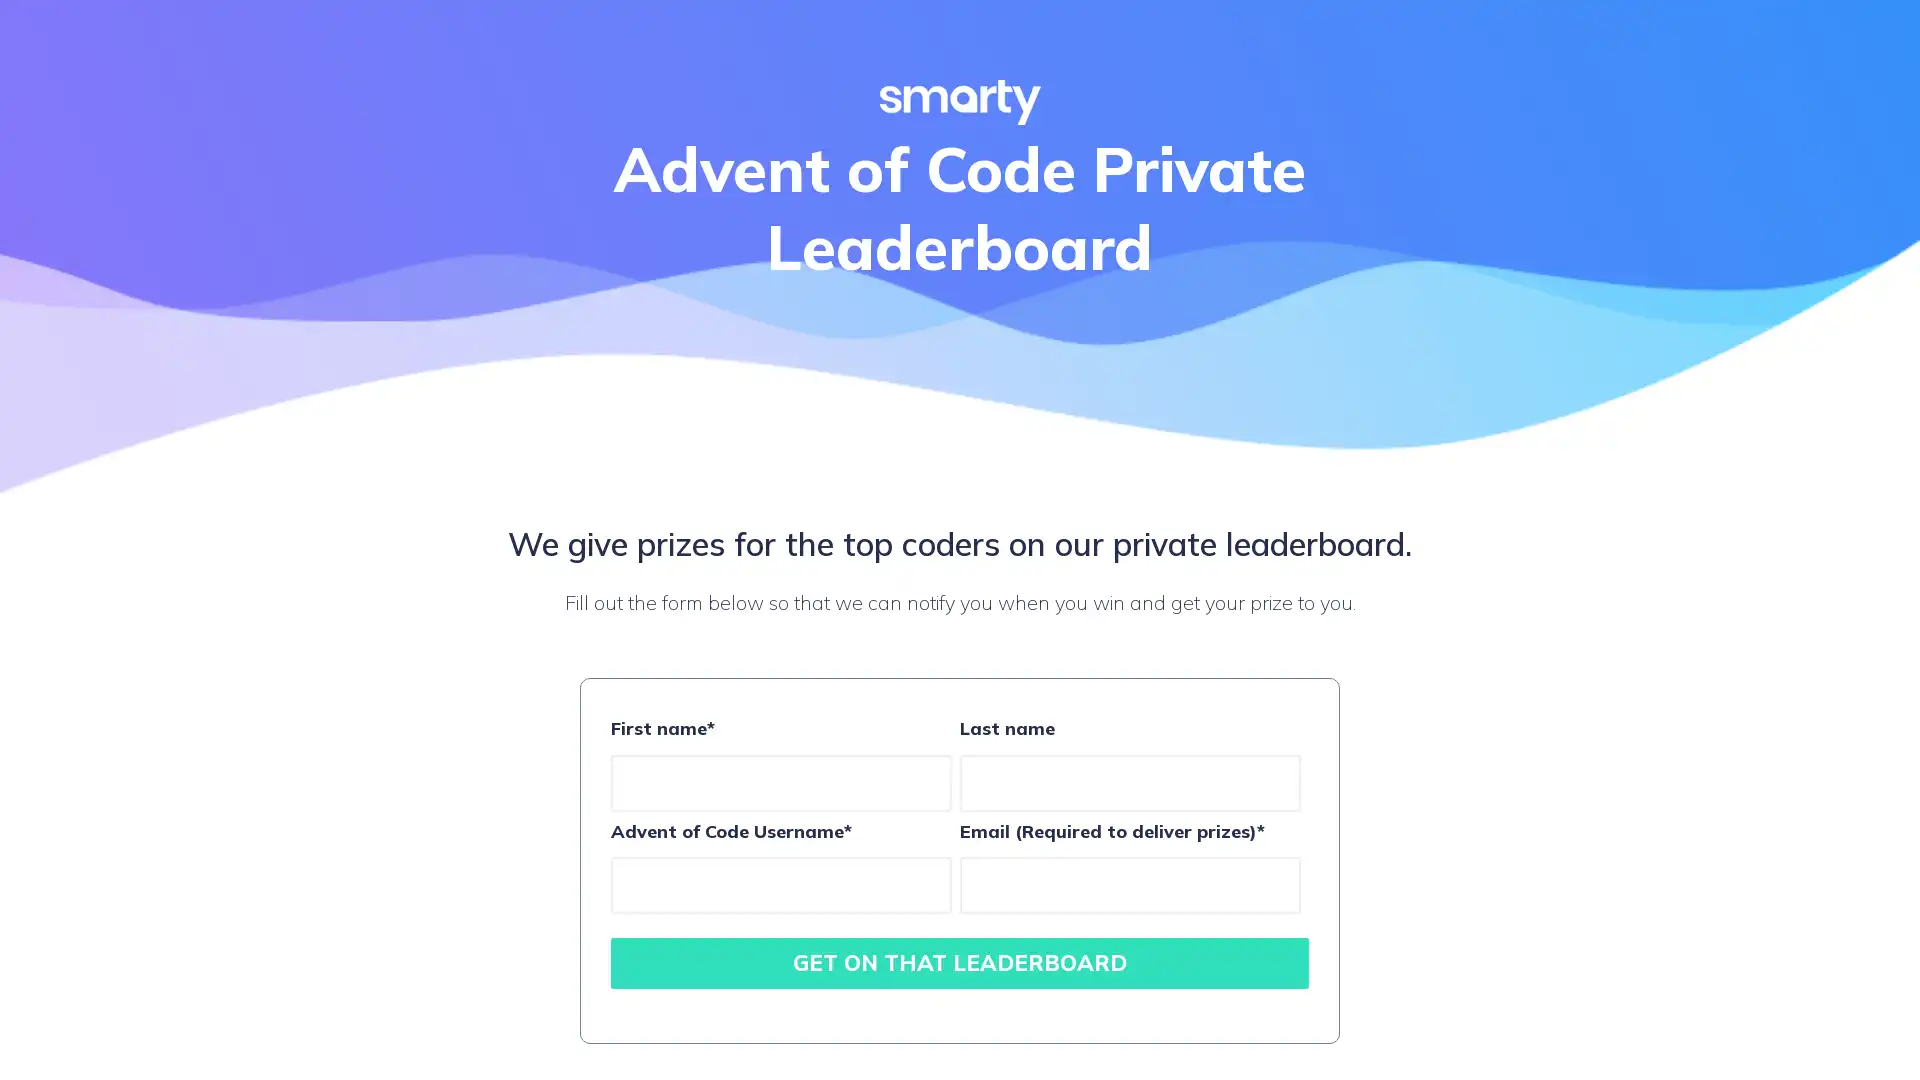  I want to click on GET ON THAT LEADERBOARD, so click(960, 962).